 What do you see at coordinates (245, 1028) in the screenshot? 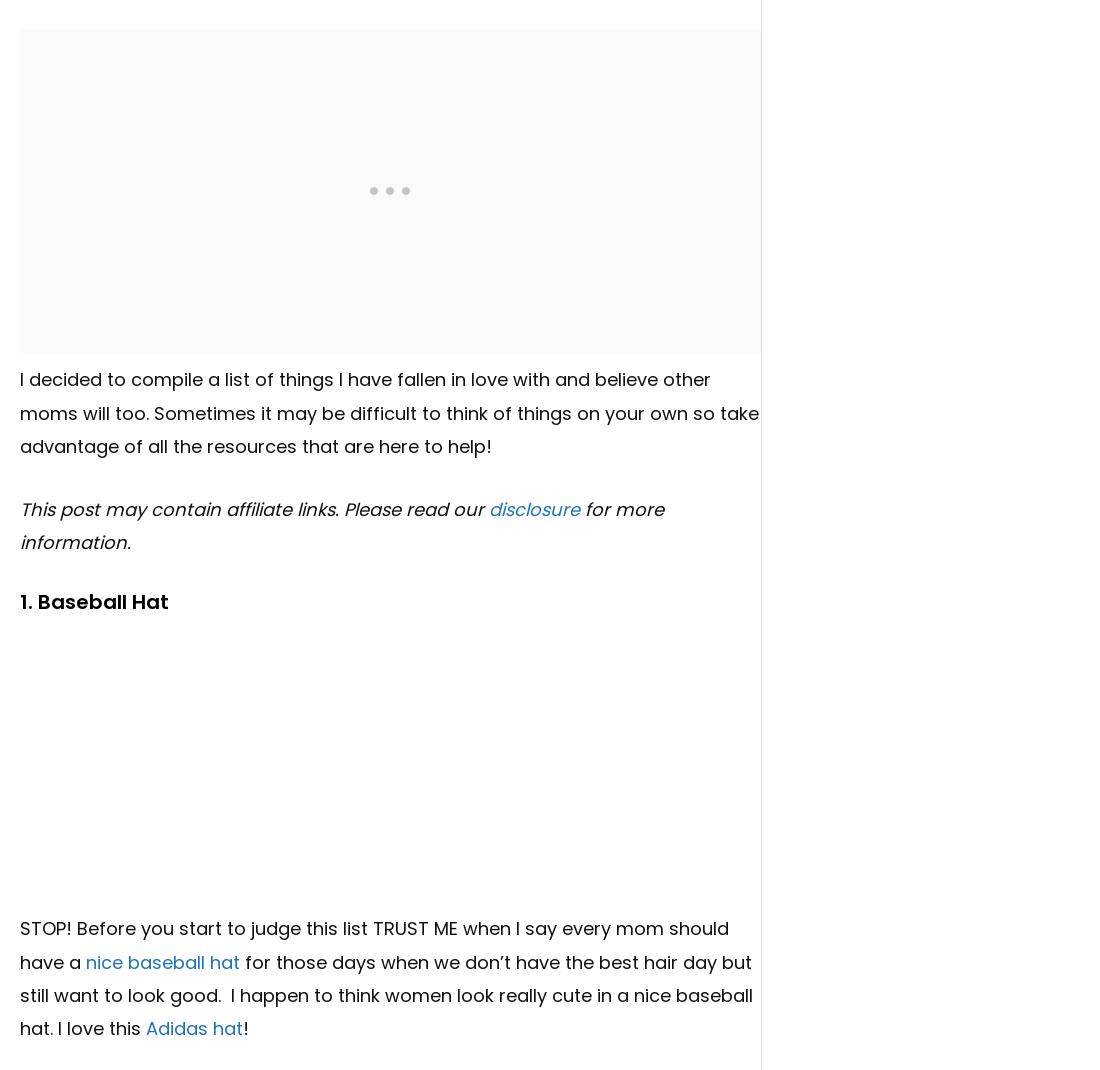
I see `'!'` at bounding box center [245, 1028].